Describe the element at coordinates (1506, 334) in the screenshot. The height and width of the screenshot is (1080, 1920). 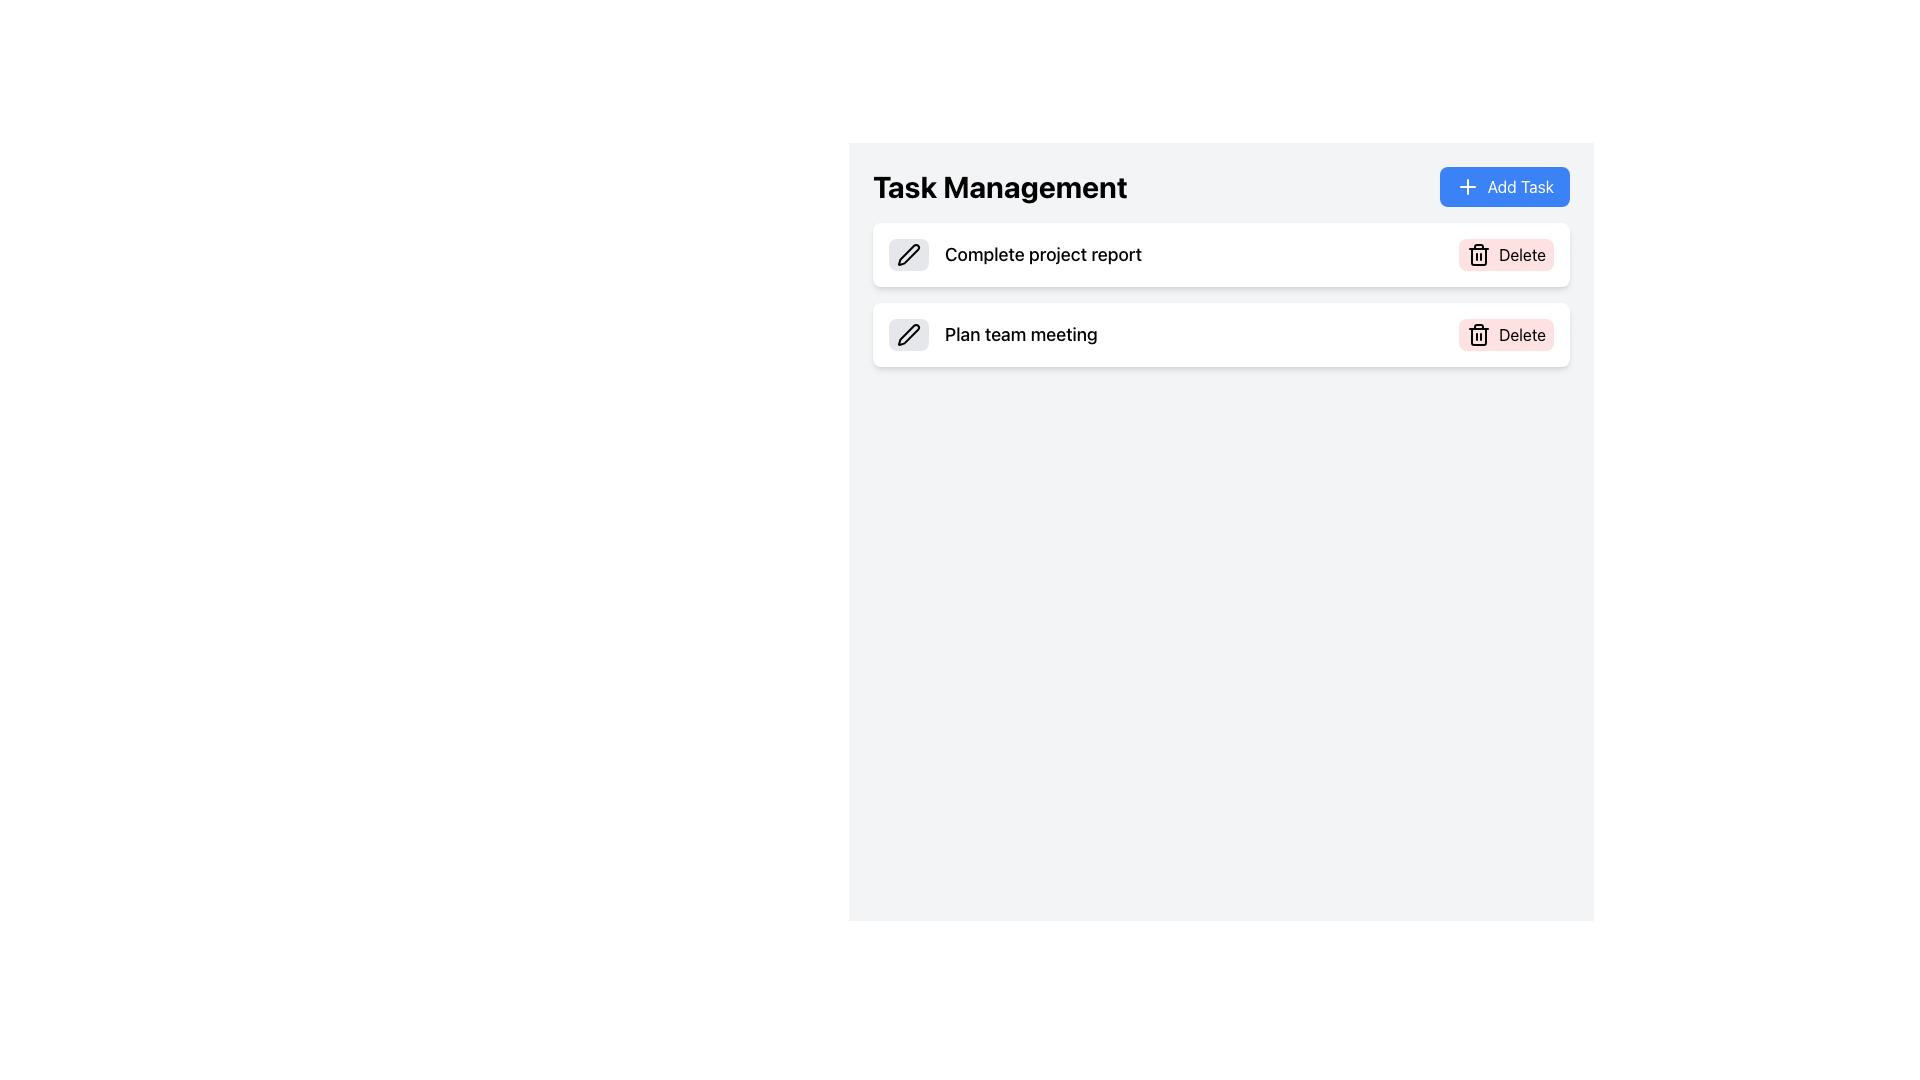
I see `the light red rectangular button labeled 'Delete' with a trash bin icon, located in the second task block titled 'Plan team meeting'` at that location.